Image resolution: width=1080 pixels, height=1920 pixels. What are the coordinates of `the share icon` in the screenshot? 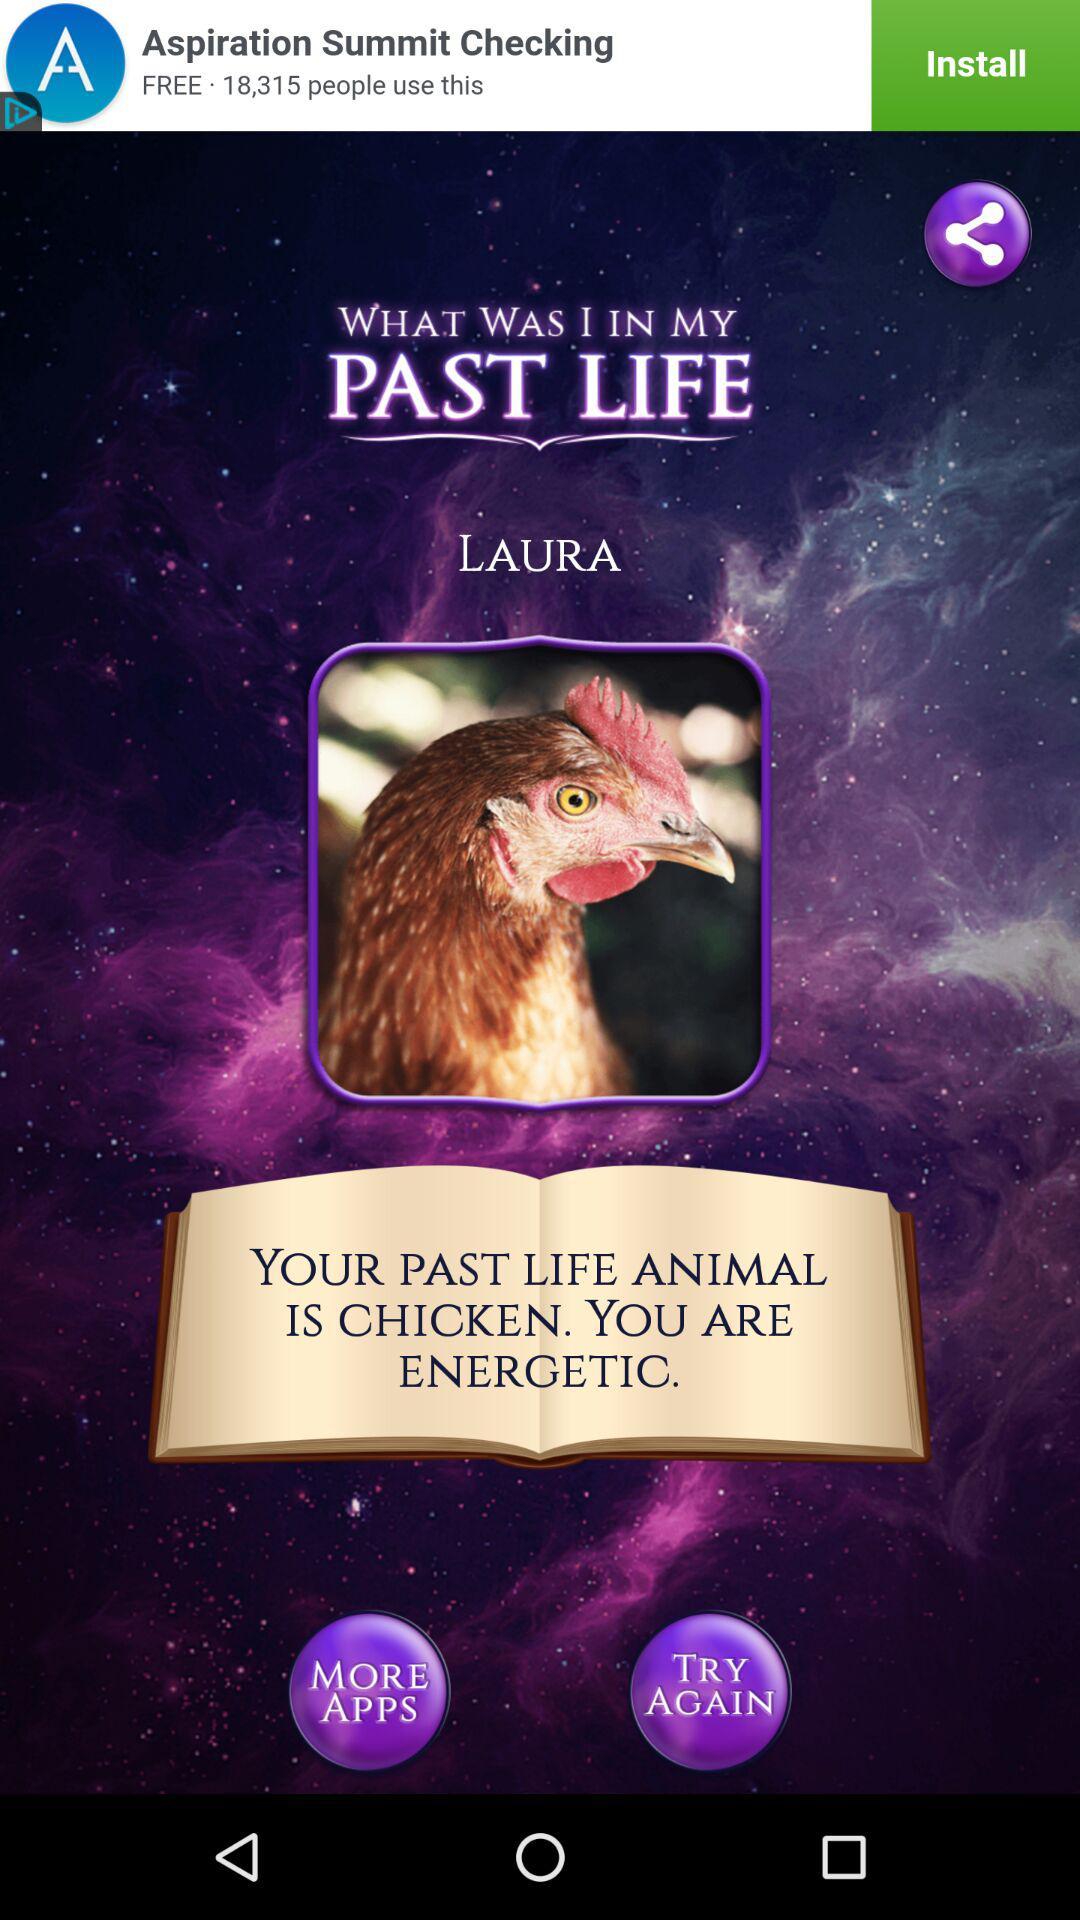 It's located at (976, 249).